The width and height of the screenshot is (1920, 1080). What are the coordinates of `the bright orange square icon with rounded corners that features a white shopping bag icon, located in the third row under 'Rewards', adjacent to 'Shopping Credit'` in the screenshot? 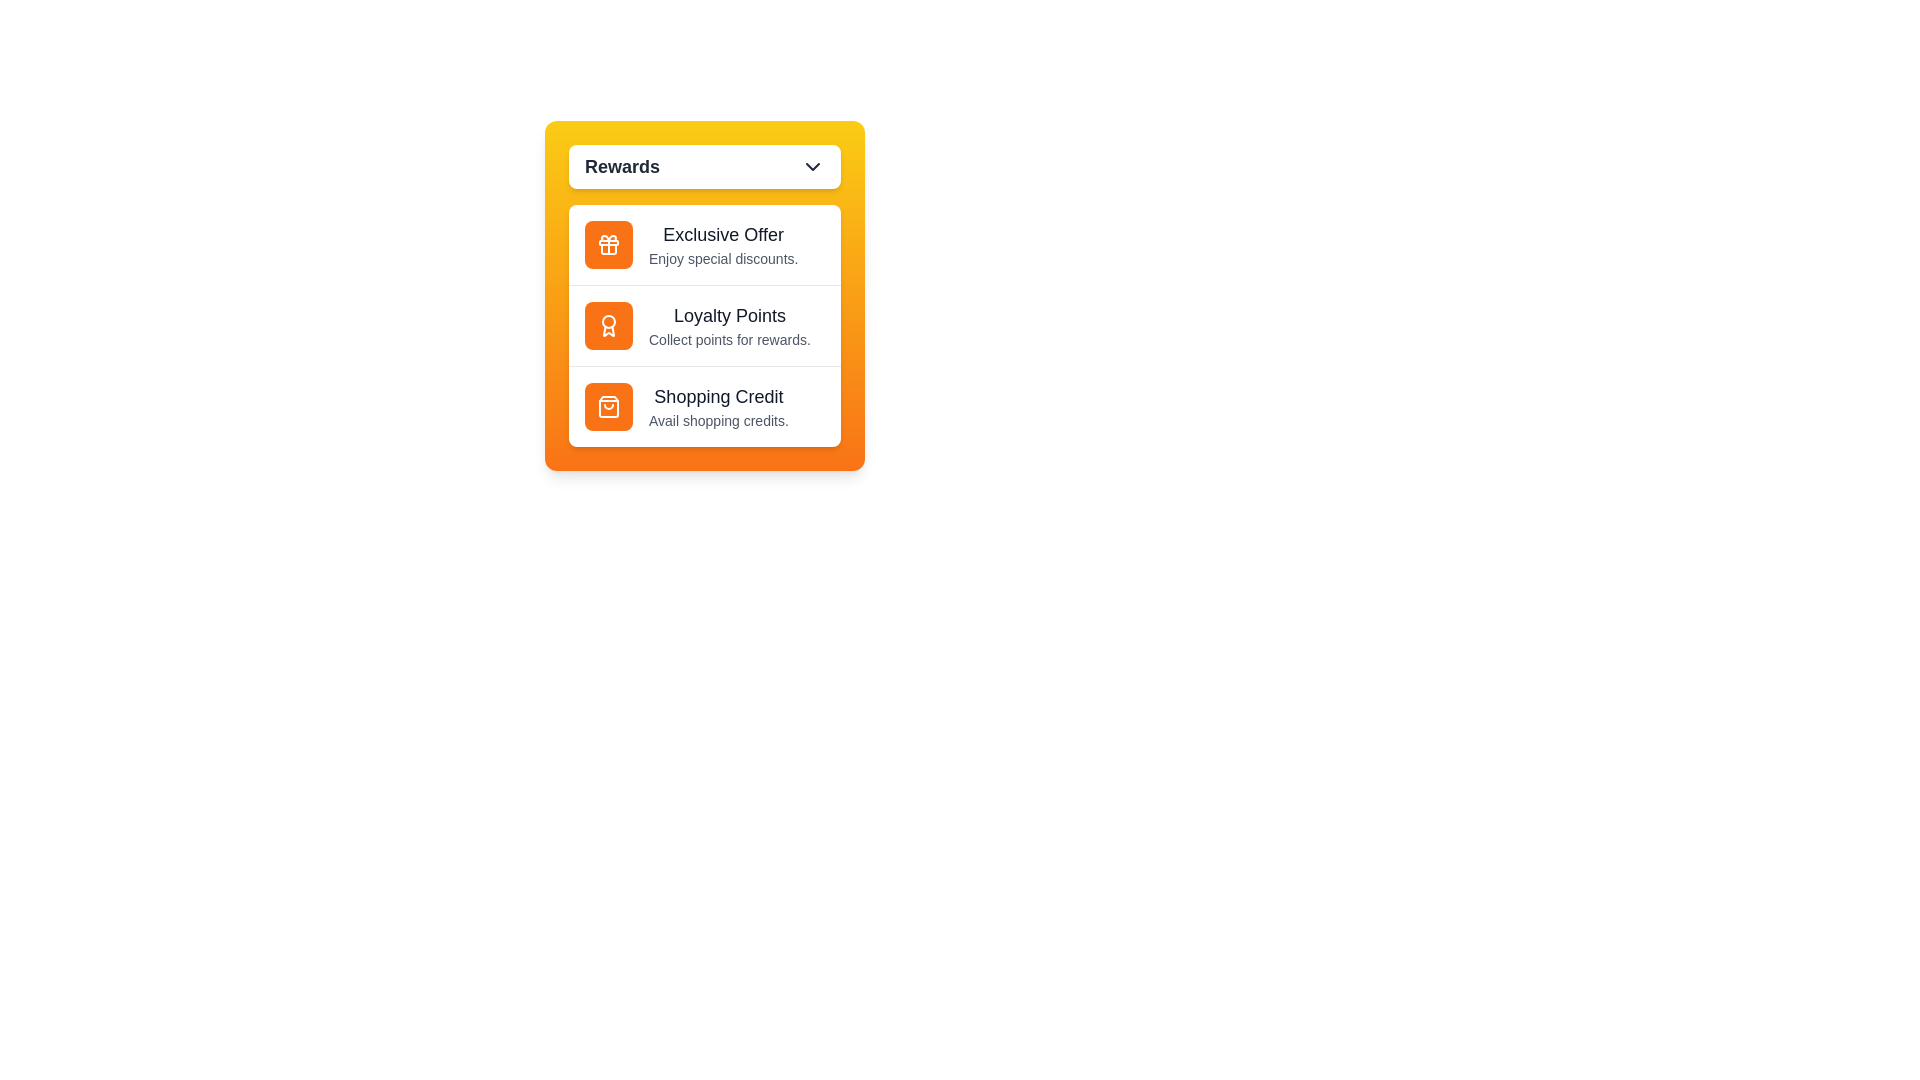 It's located at (608, 406).